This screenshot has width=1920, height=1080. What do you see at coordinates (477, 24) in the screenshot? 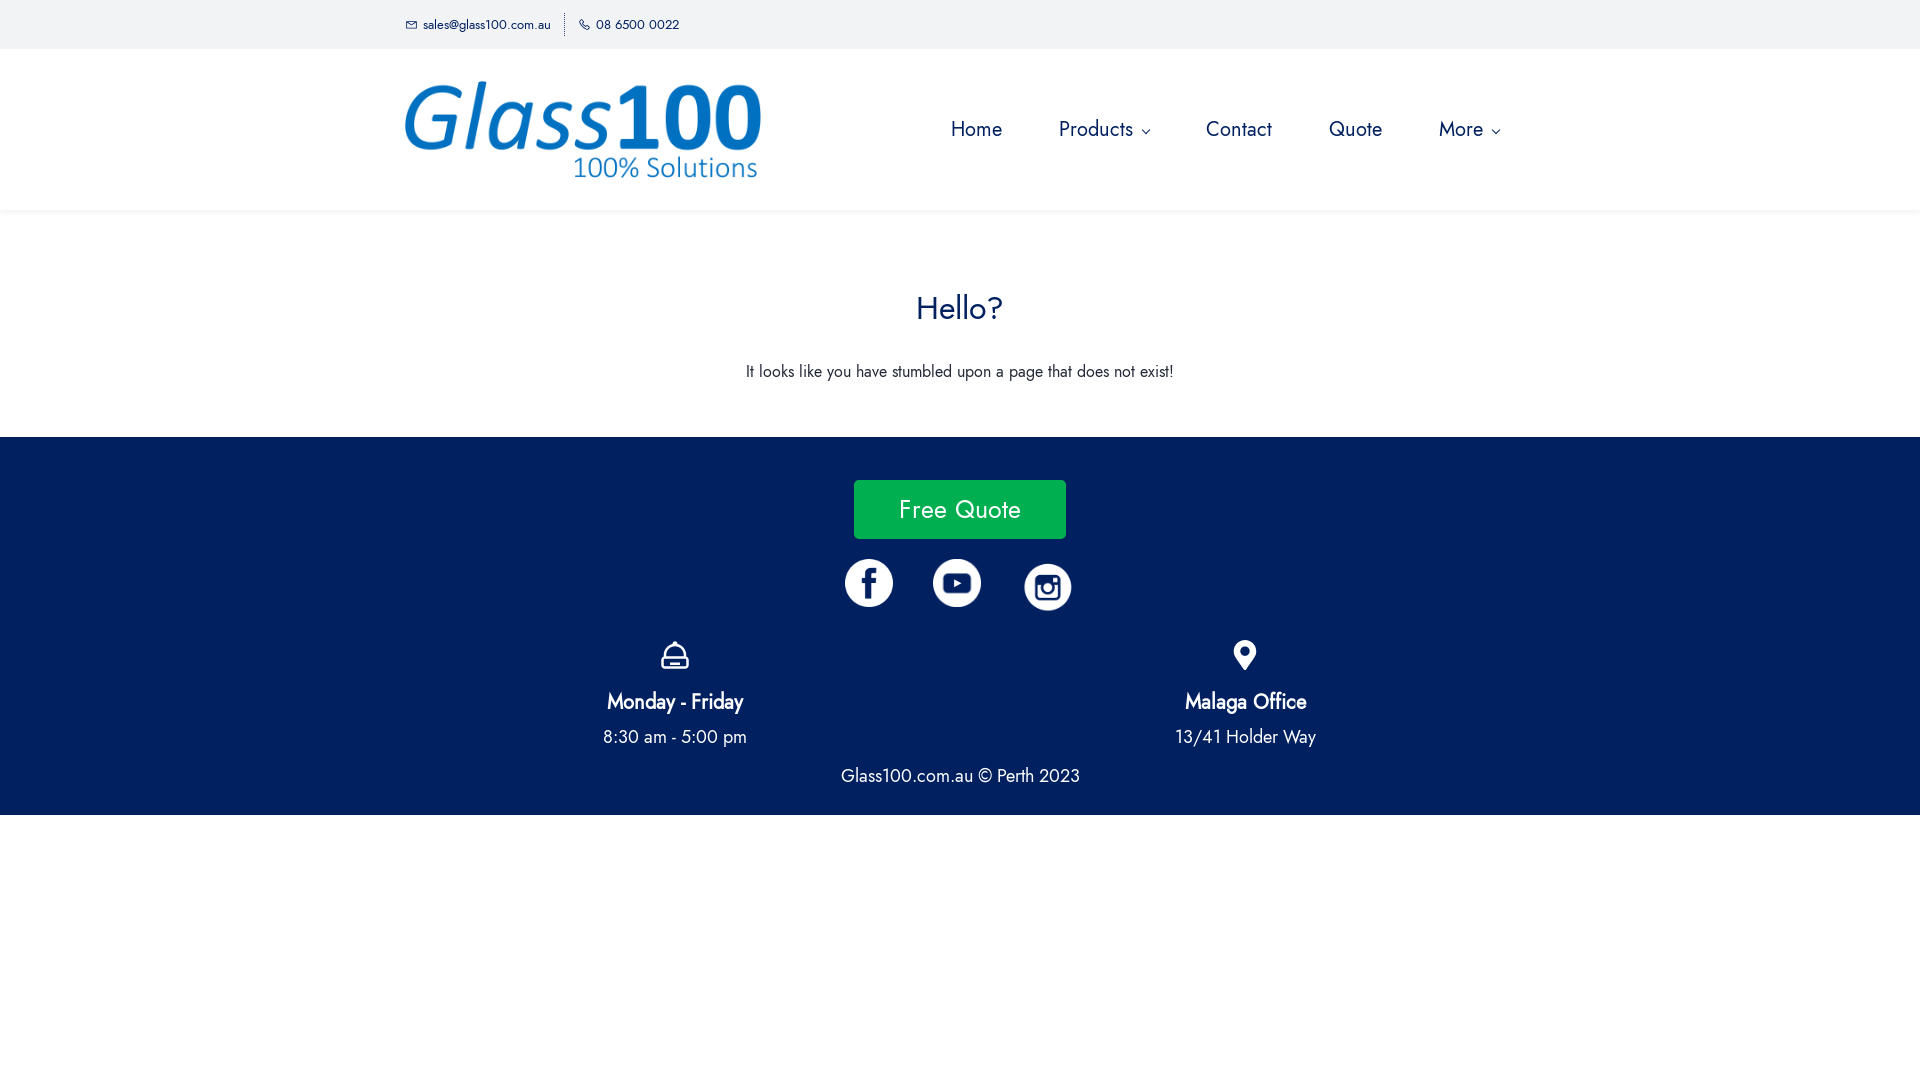
I see `'sales@glass100.com.au'` at bounding box center [477, 24].